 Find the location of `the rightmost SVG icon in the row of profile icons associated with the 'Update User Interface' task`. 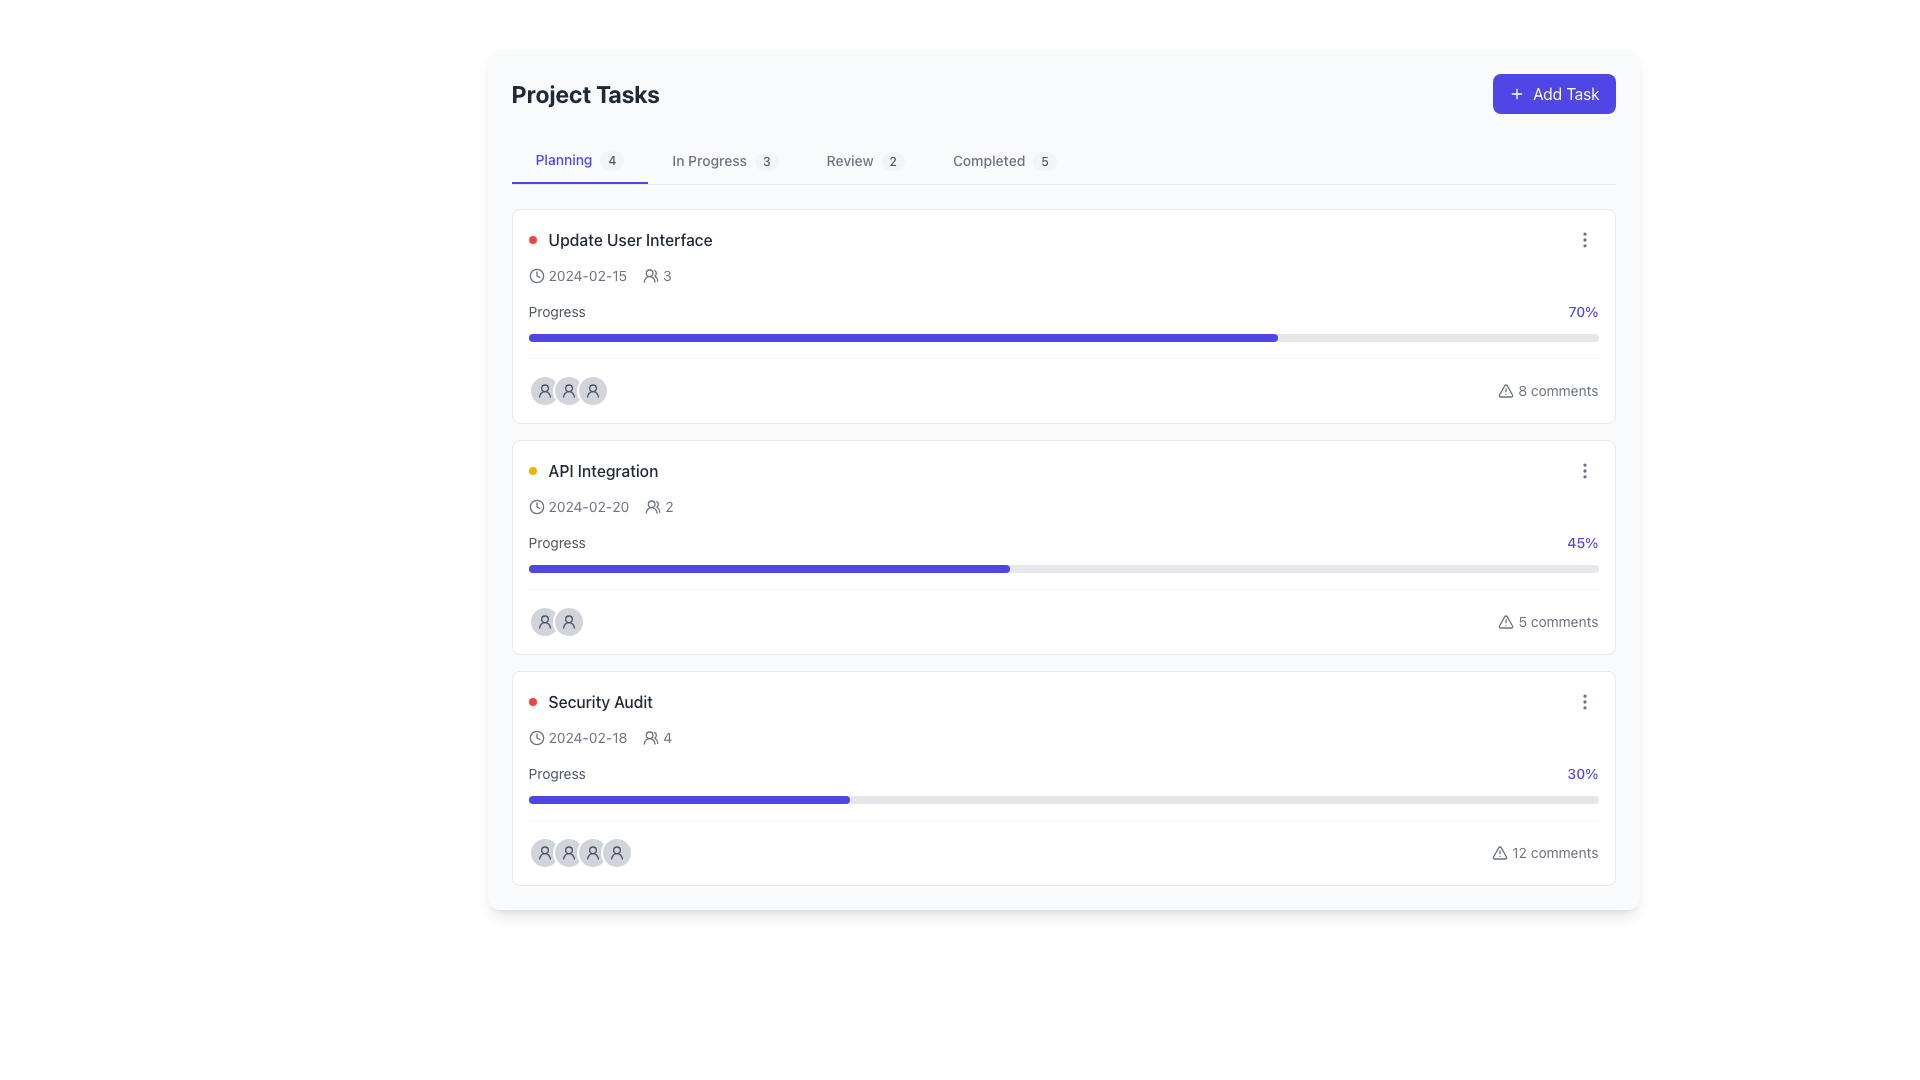

the rightmost SVG icon in the row of profile icons associated with the 'Update User Interface' task is located at coordinates (591, 390).